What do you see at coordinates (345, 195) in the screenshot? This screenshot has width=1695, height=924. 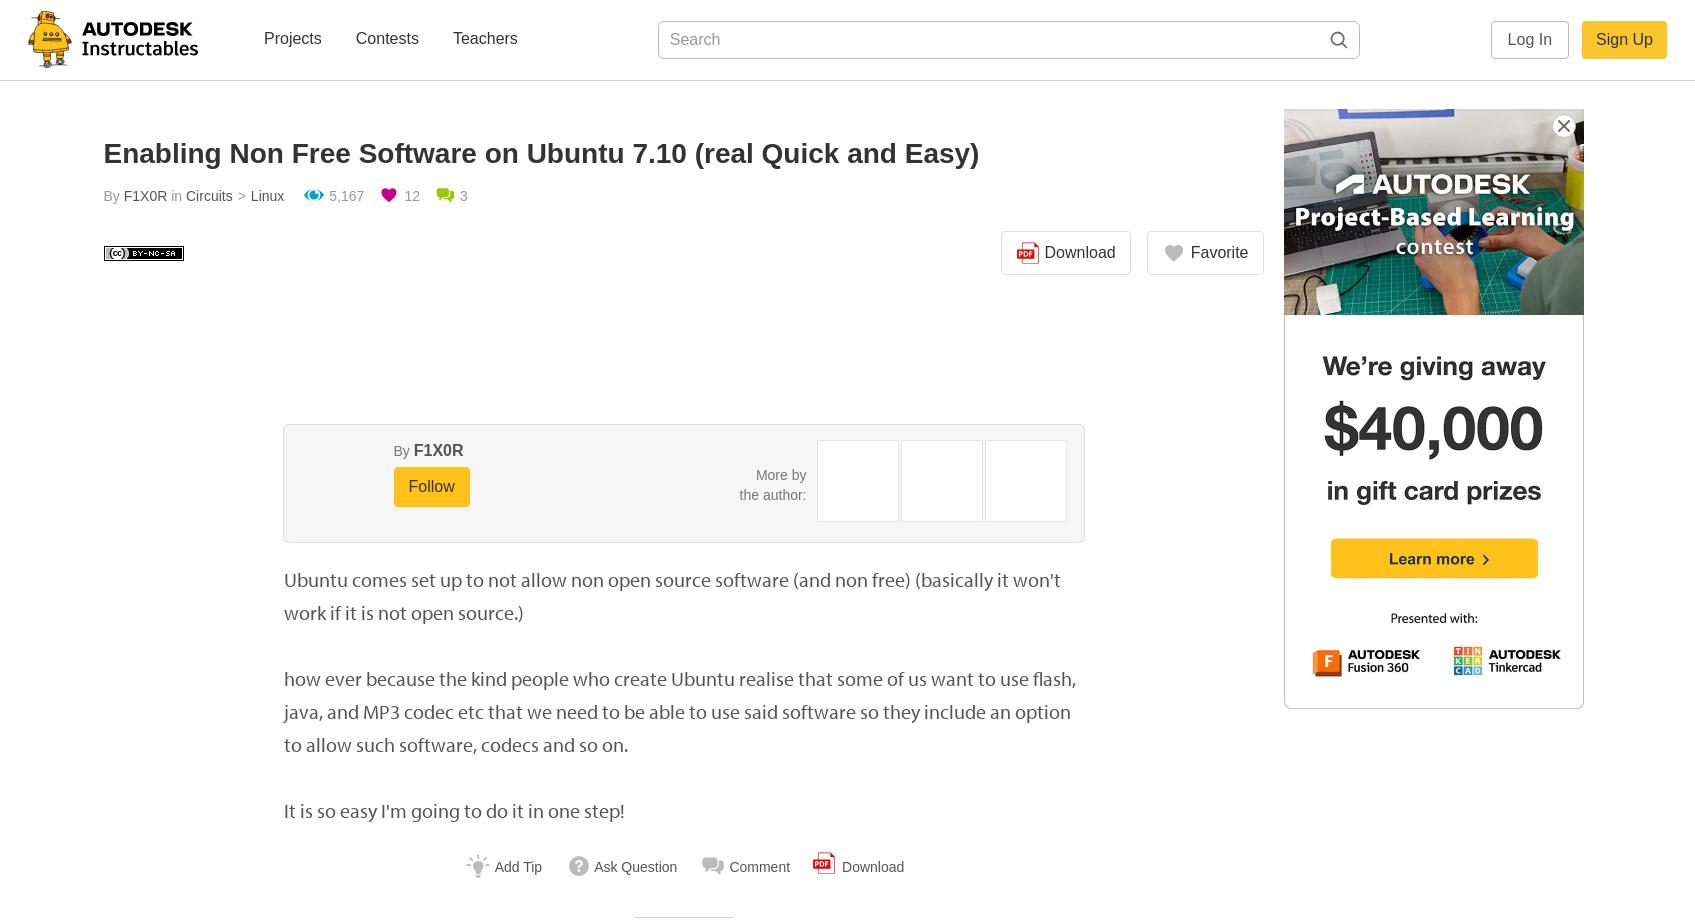 I see `'5,167'` at bounding box center [345, 195].